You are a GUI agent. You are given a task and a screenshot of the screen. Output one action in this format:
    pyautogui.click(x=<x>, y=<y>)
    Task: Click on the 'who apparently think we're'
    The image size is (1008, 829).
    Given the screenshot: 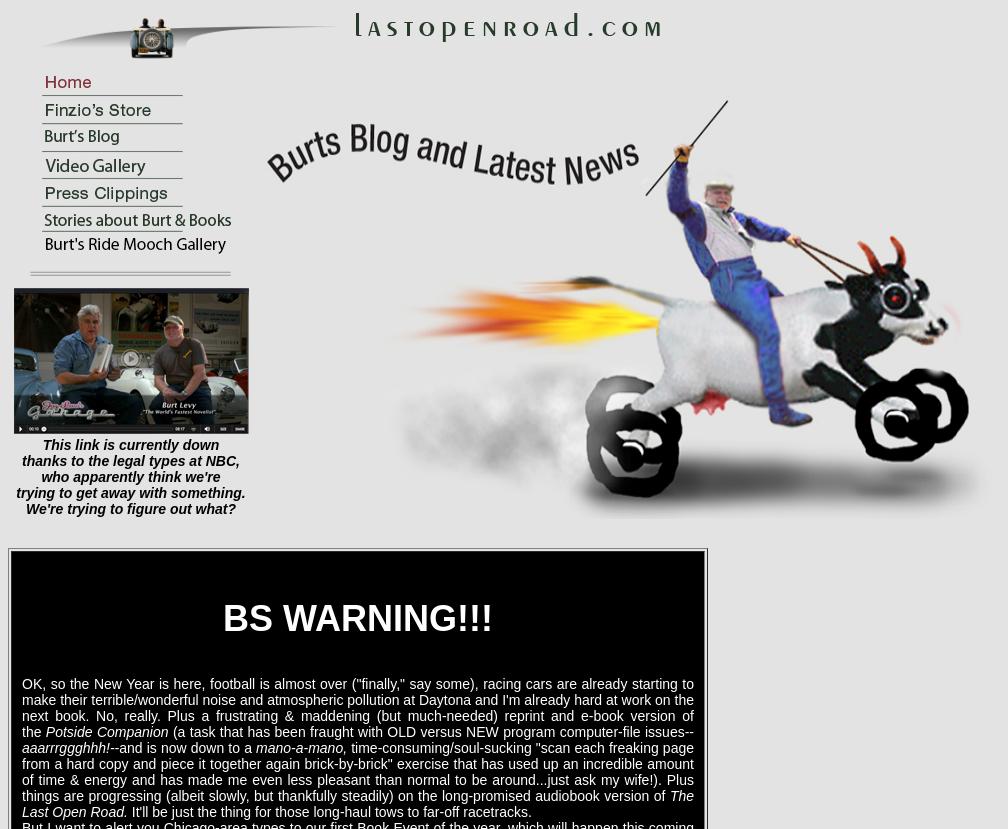 What is the action you would take?
    pyautogui.click(x=130, y=477)
    